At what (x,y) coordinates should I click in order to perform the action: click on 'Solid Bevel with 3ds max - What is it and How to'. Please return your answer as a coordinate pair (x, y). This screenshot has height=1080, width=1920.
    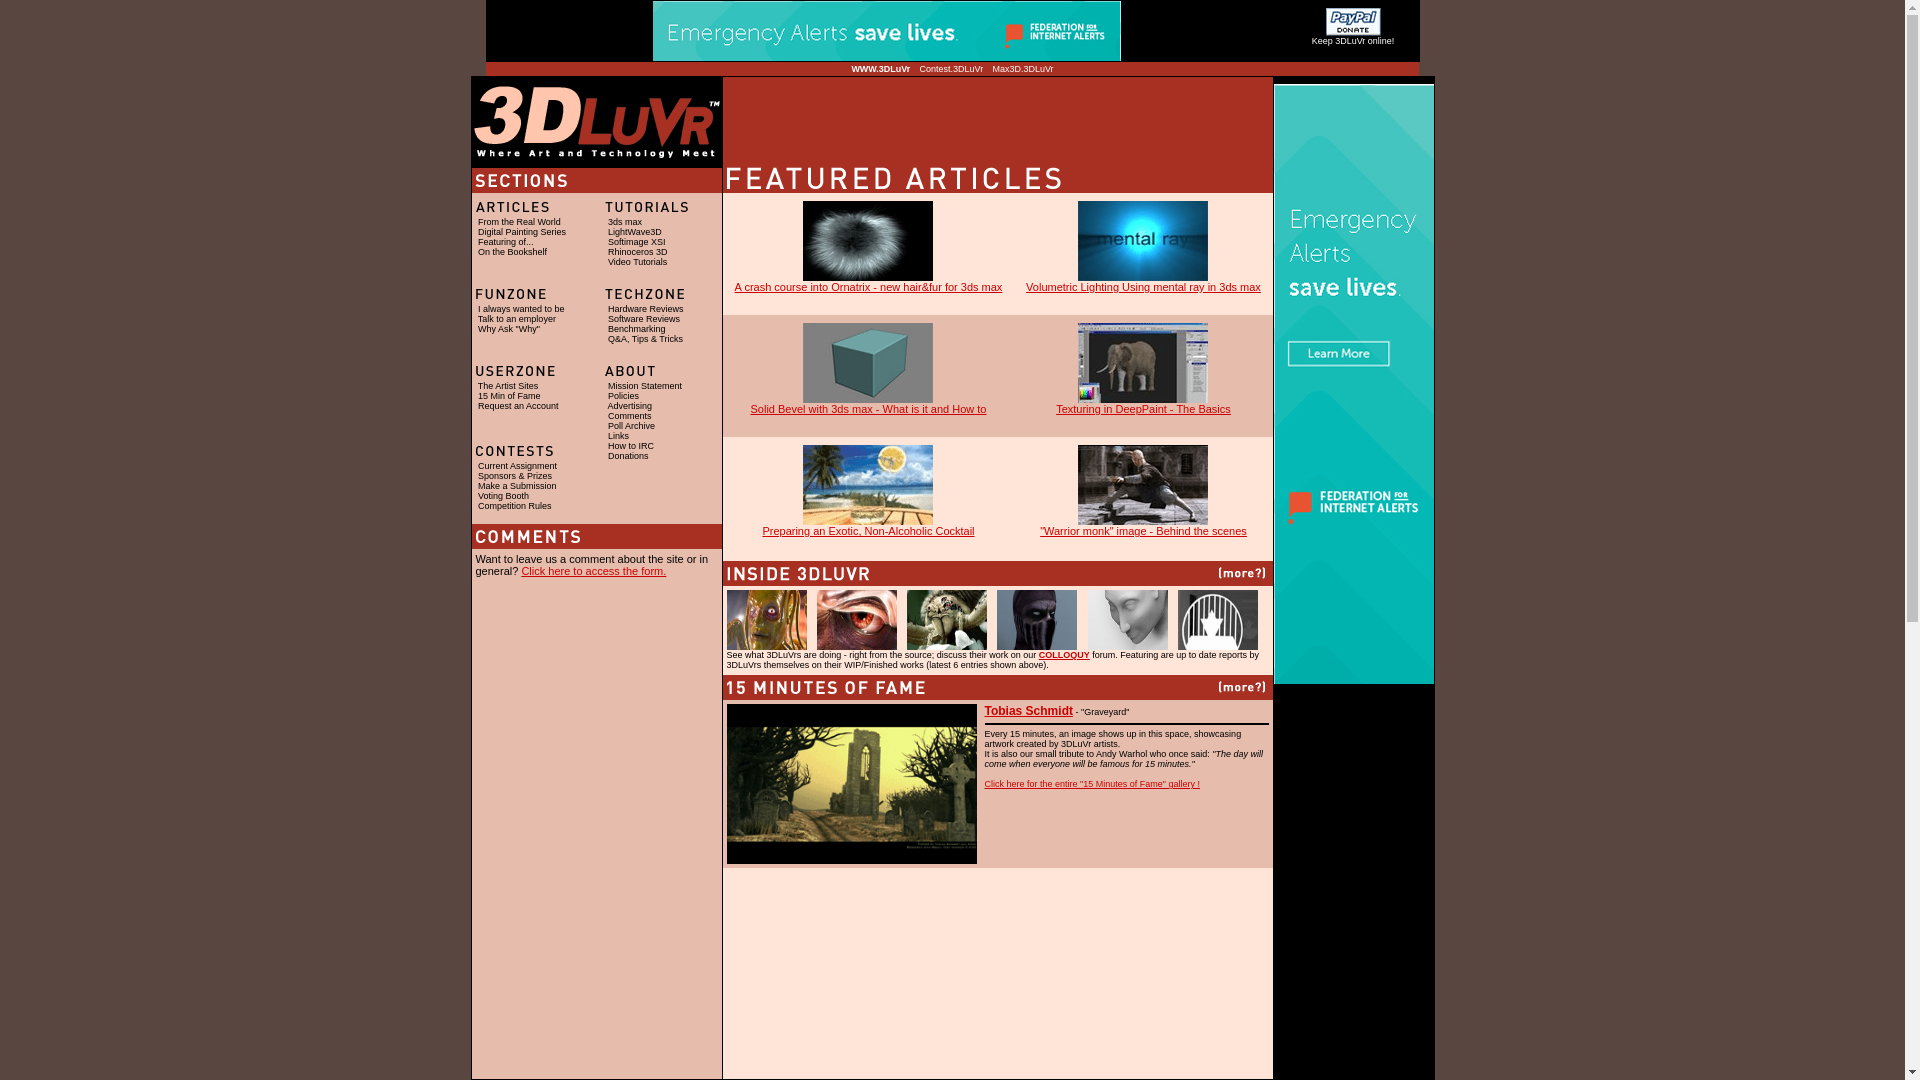
    Looking at the image, I should click on (868, 404).